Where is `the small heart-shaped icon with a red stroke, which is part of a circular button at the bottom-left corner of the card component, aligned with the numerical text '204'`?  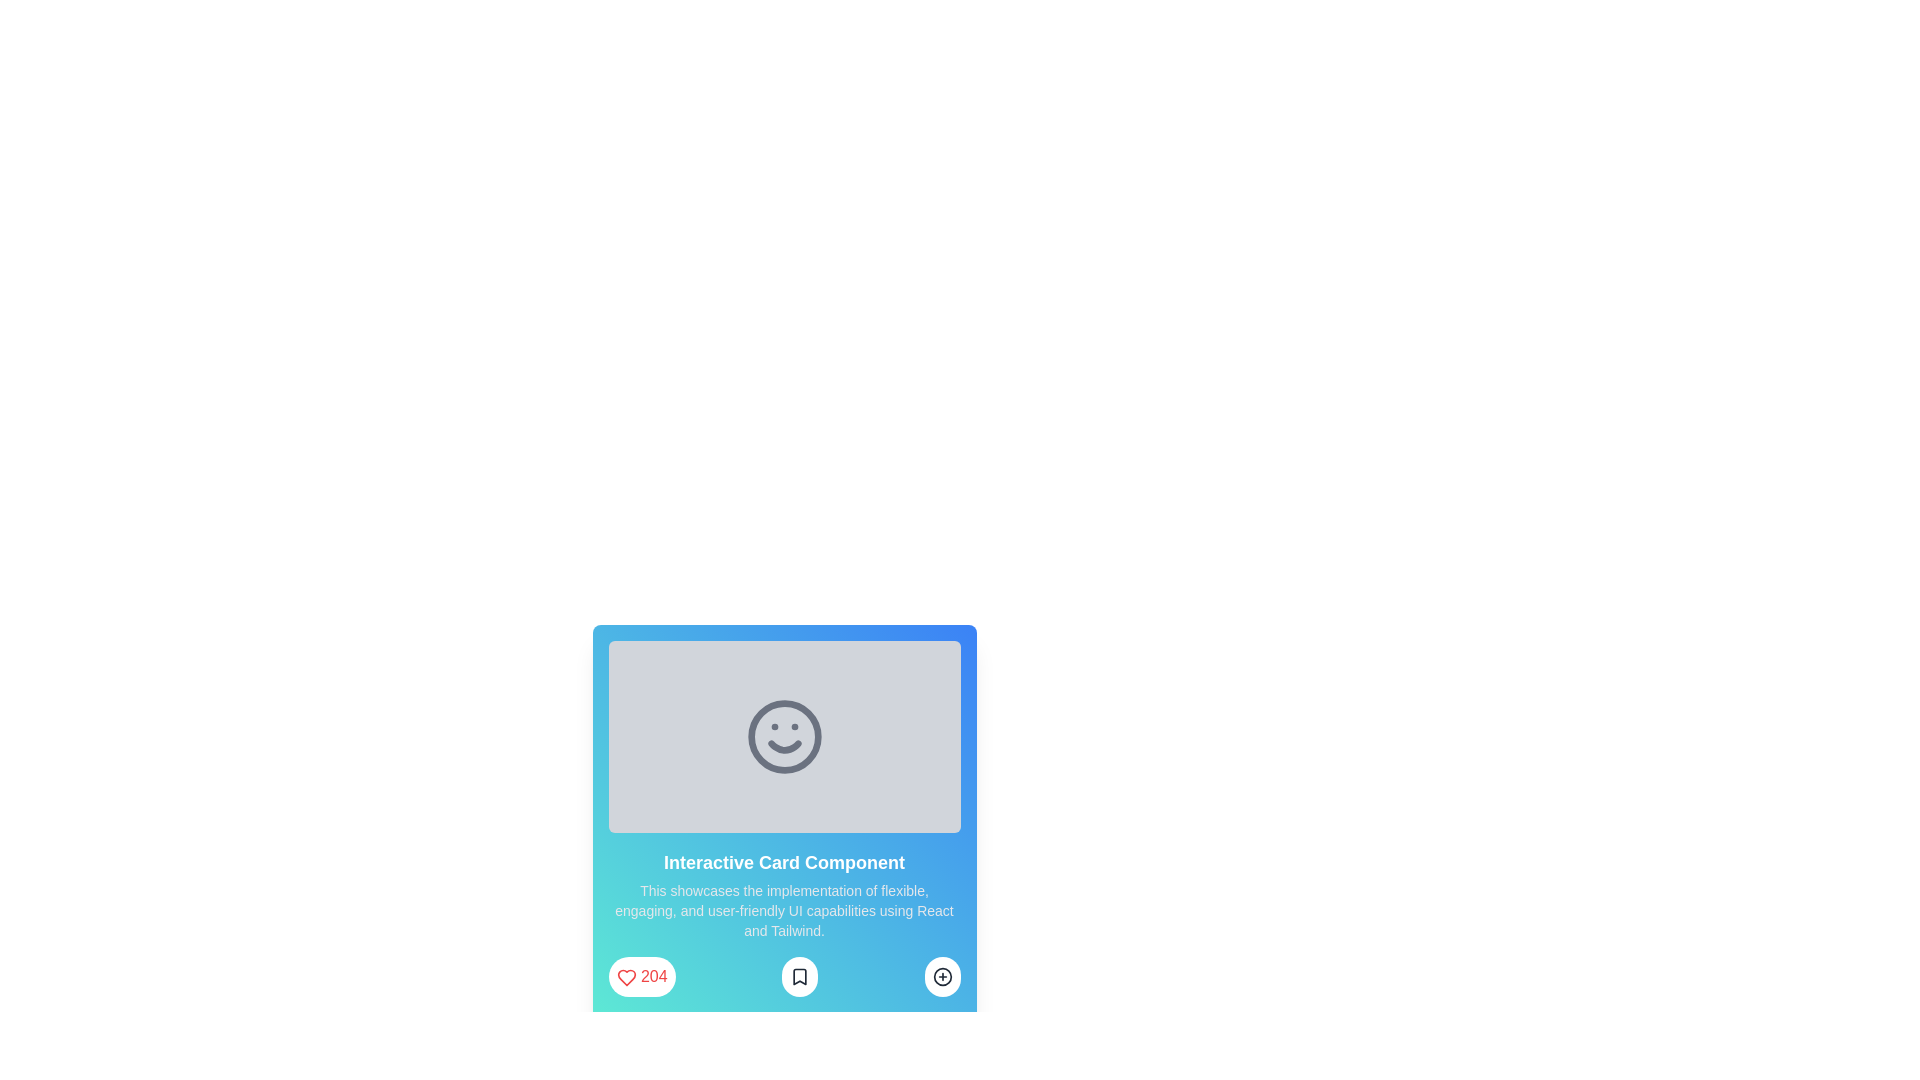 the small heart-shaped icon with a red stroke, which is part of a circular button at the bottom-left corner of the card component, aligned with the numerical text '204' is located at coordinates (625, 976).